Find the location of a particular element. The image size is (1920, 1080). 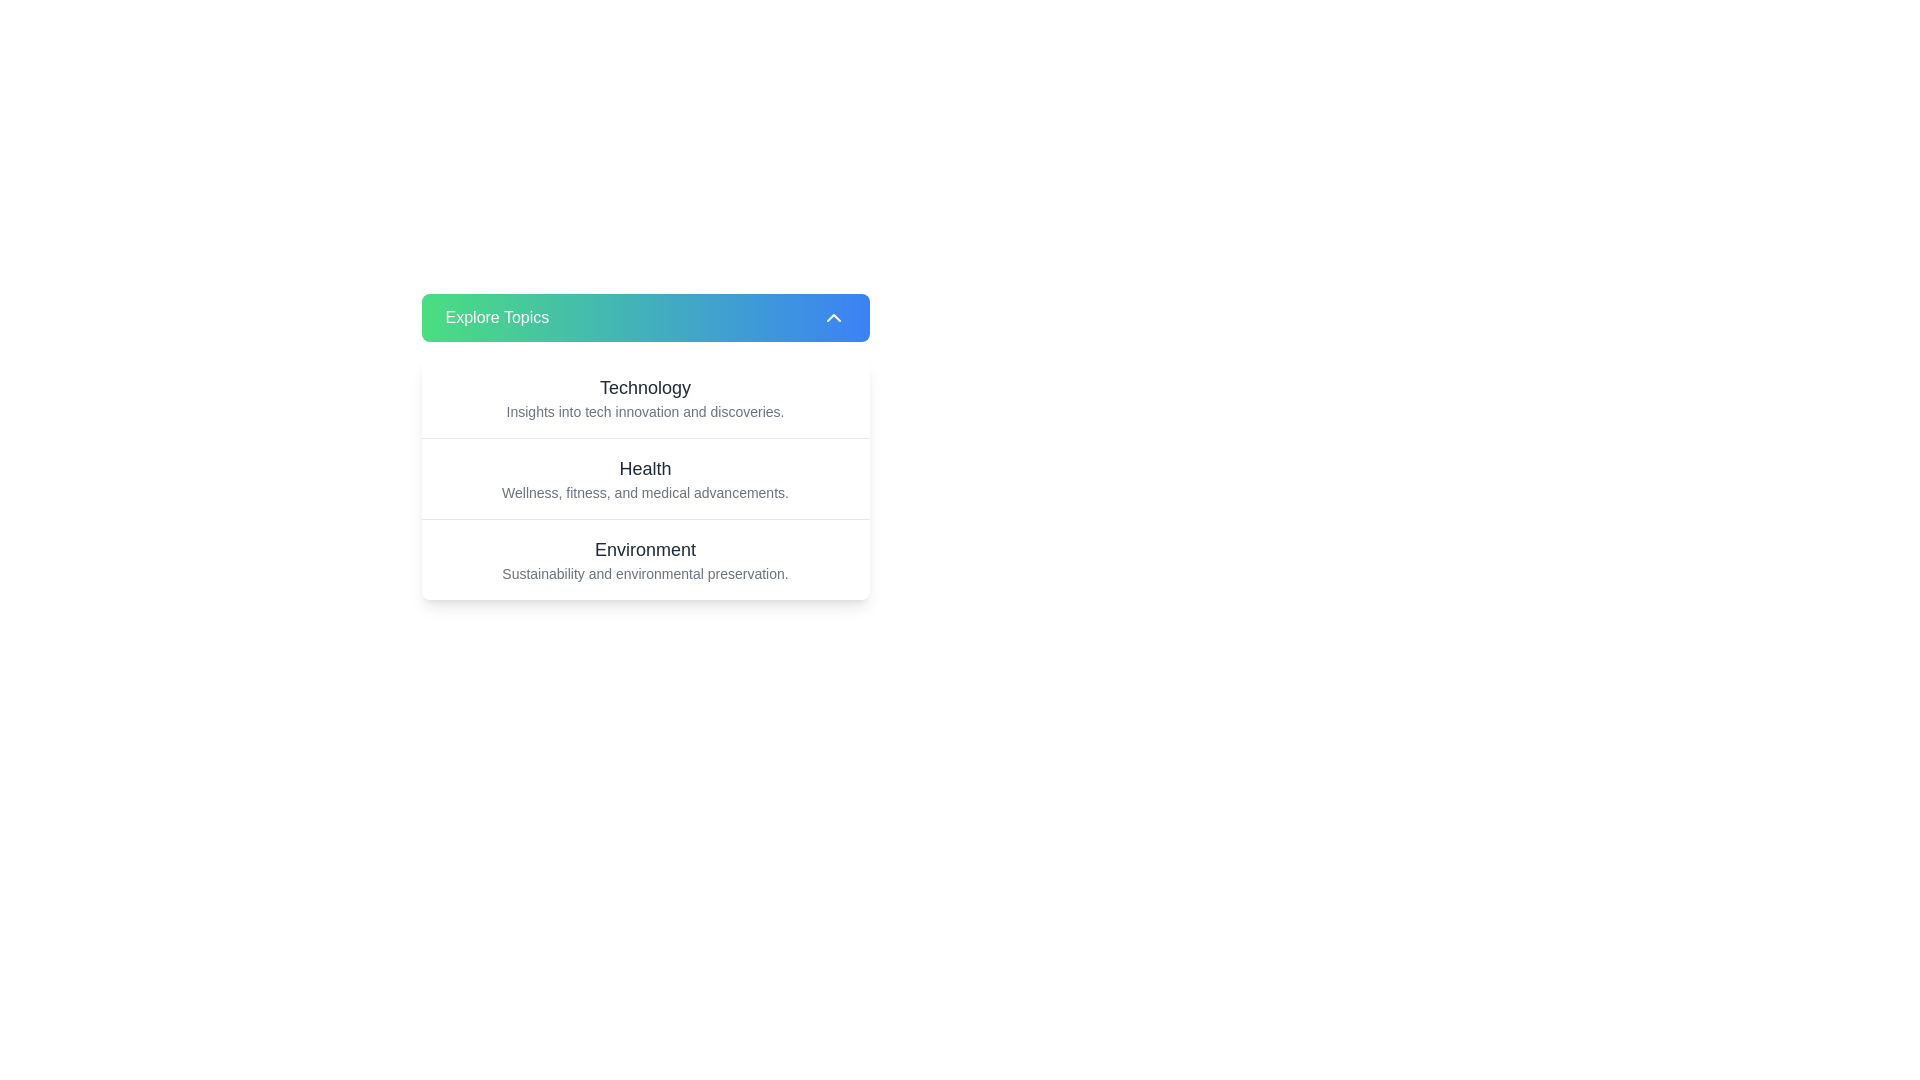

the text label that reads 'Wellness, fitness, and medical advancements.' which is styled with a small text size and light gray color, located directly below the header 'Health' is located at coordinates (645, 493).